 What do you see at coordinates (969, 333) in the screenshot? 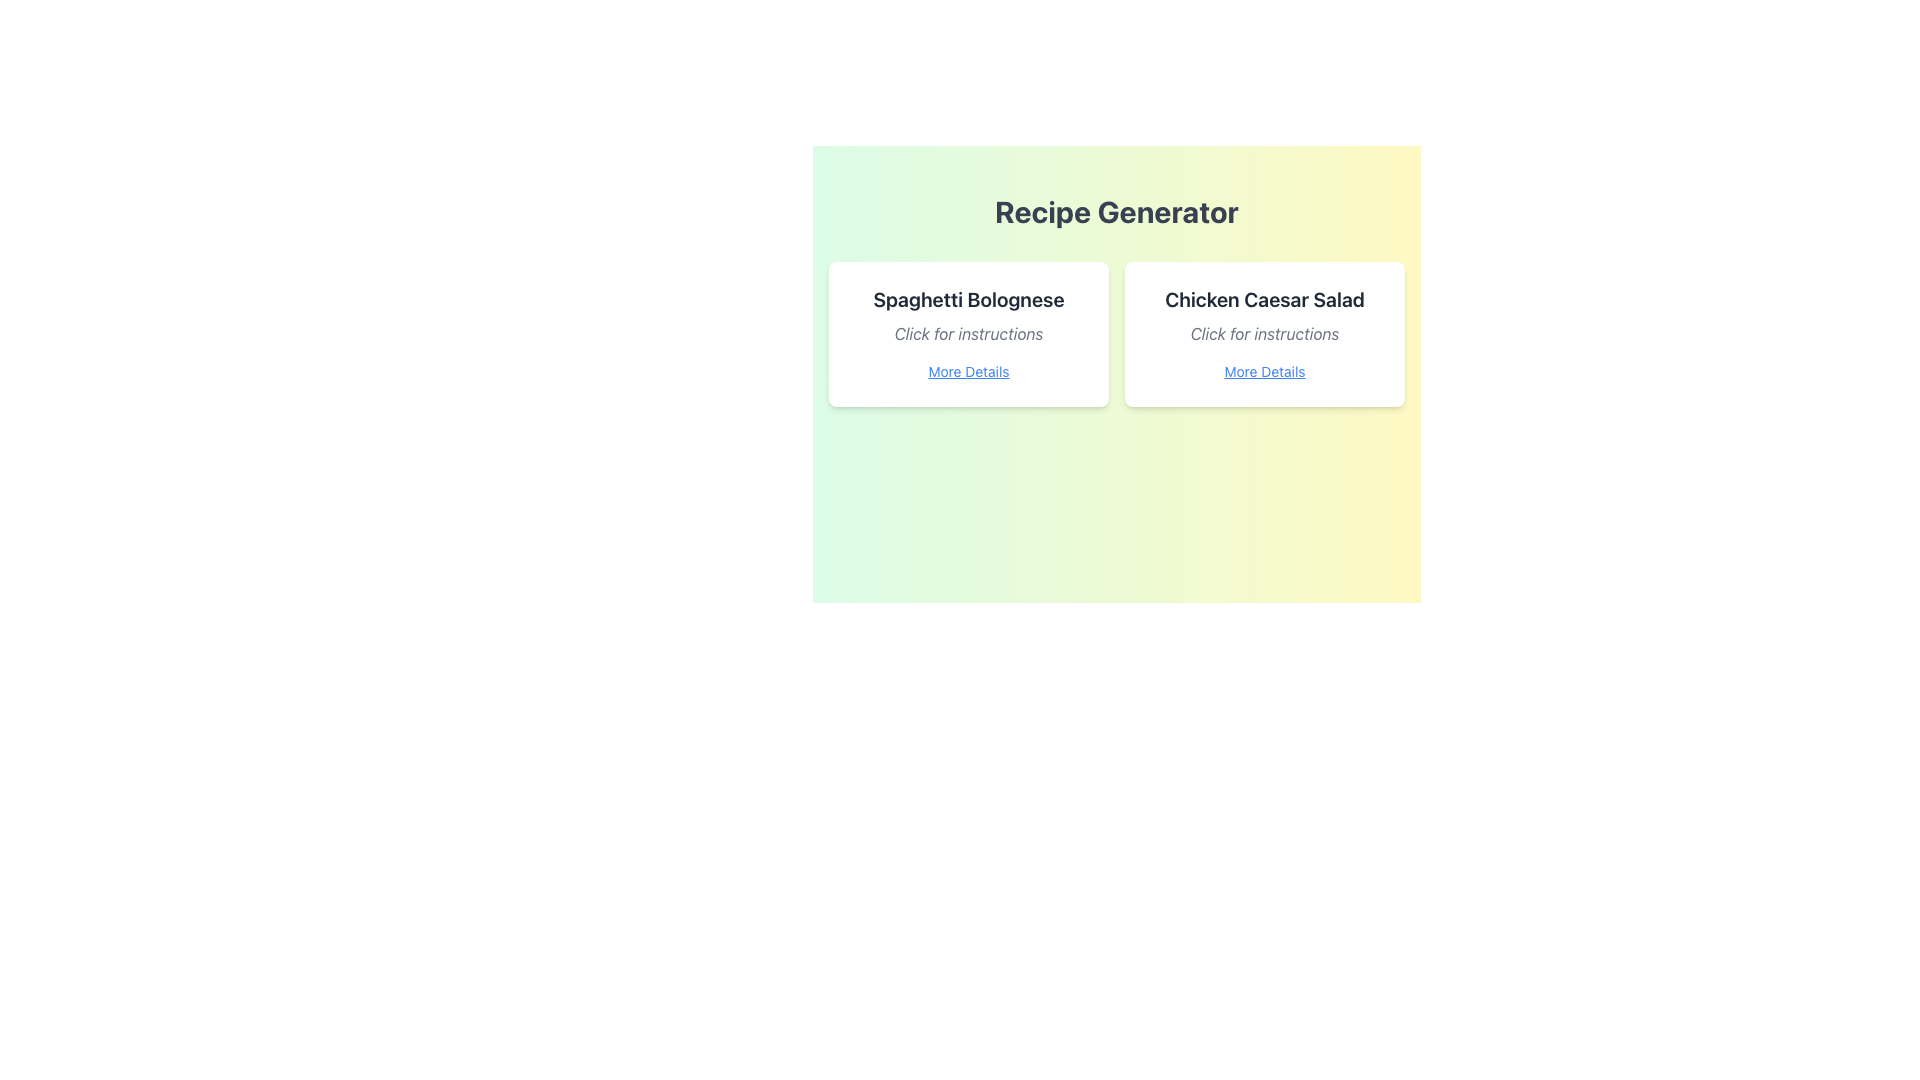
I see `the italicized gray text saying 'Click for instructions' located below 'Spaghetti Bolognese' and above the 'More Details' link` at bounding box center [969, 333].